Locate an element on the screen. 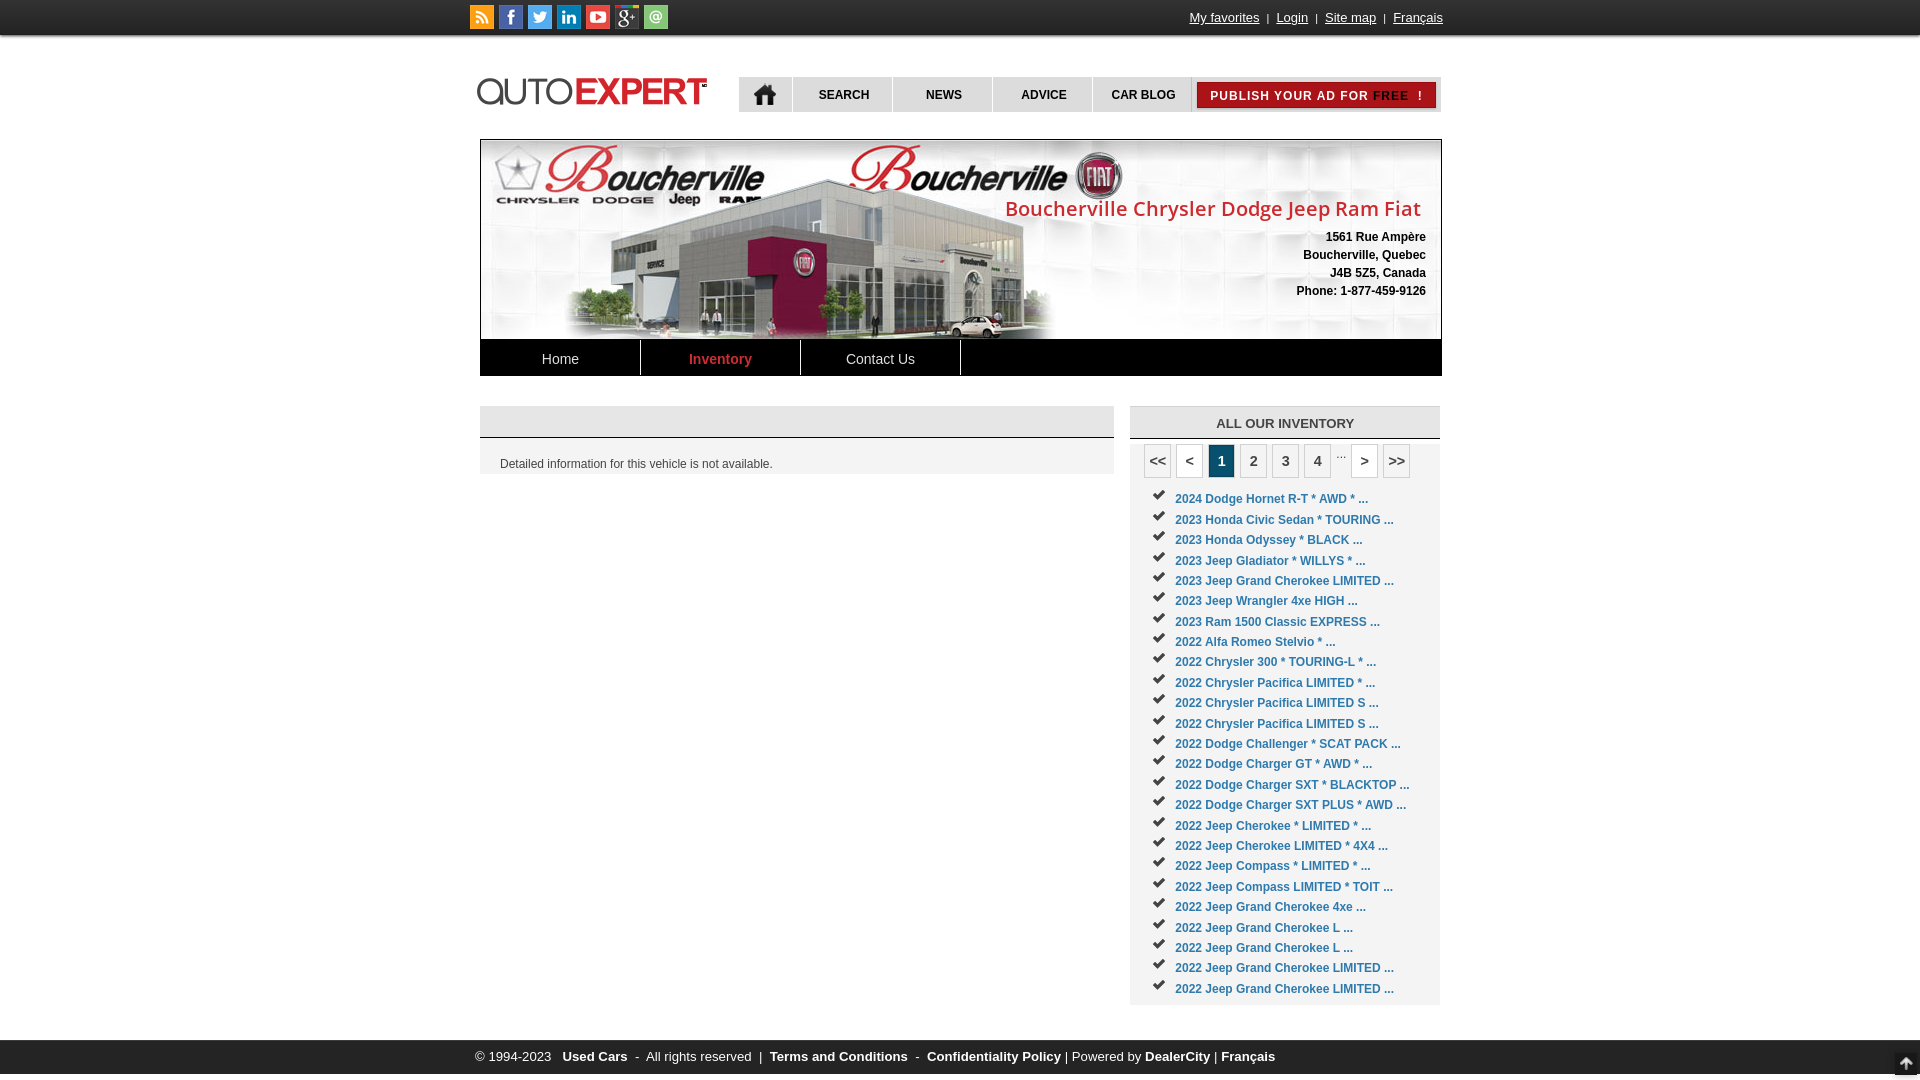  'Follow autoExpert.ca on Youtube' is located at coordinates (597, 24).